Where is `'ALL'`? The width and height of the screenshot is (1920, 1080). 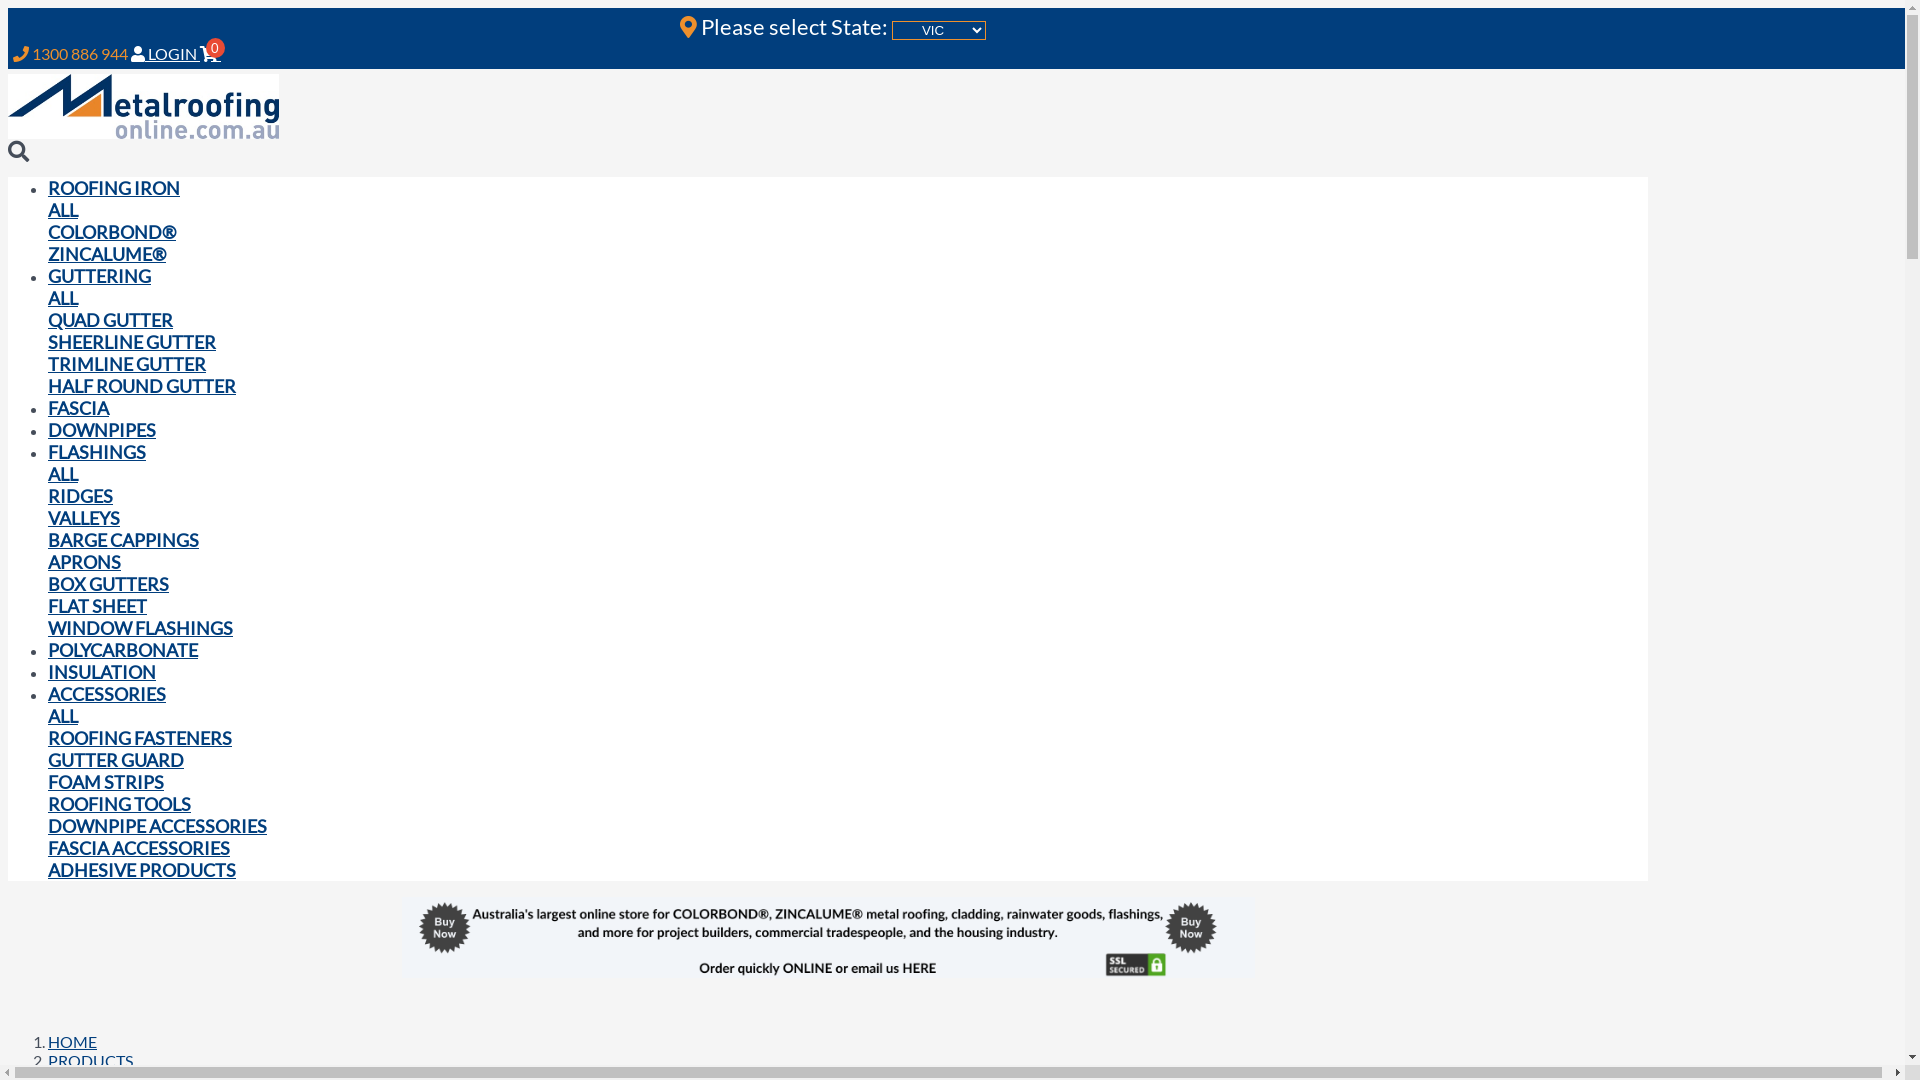 'ALL' is located at coordinates (48, 209).